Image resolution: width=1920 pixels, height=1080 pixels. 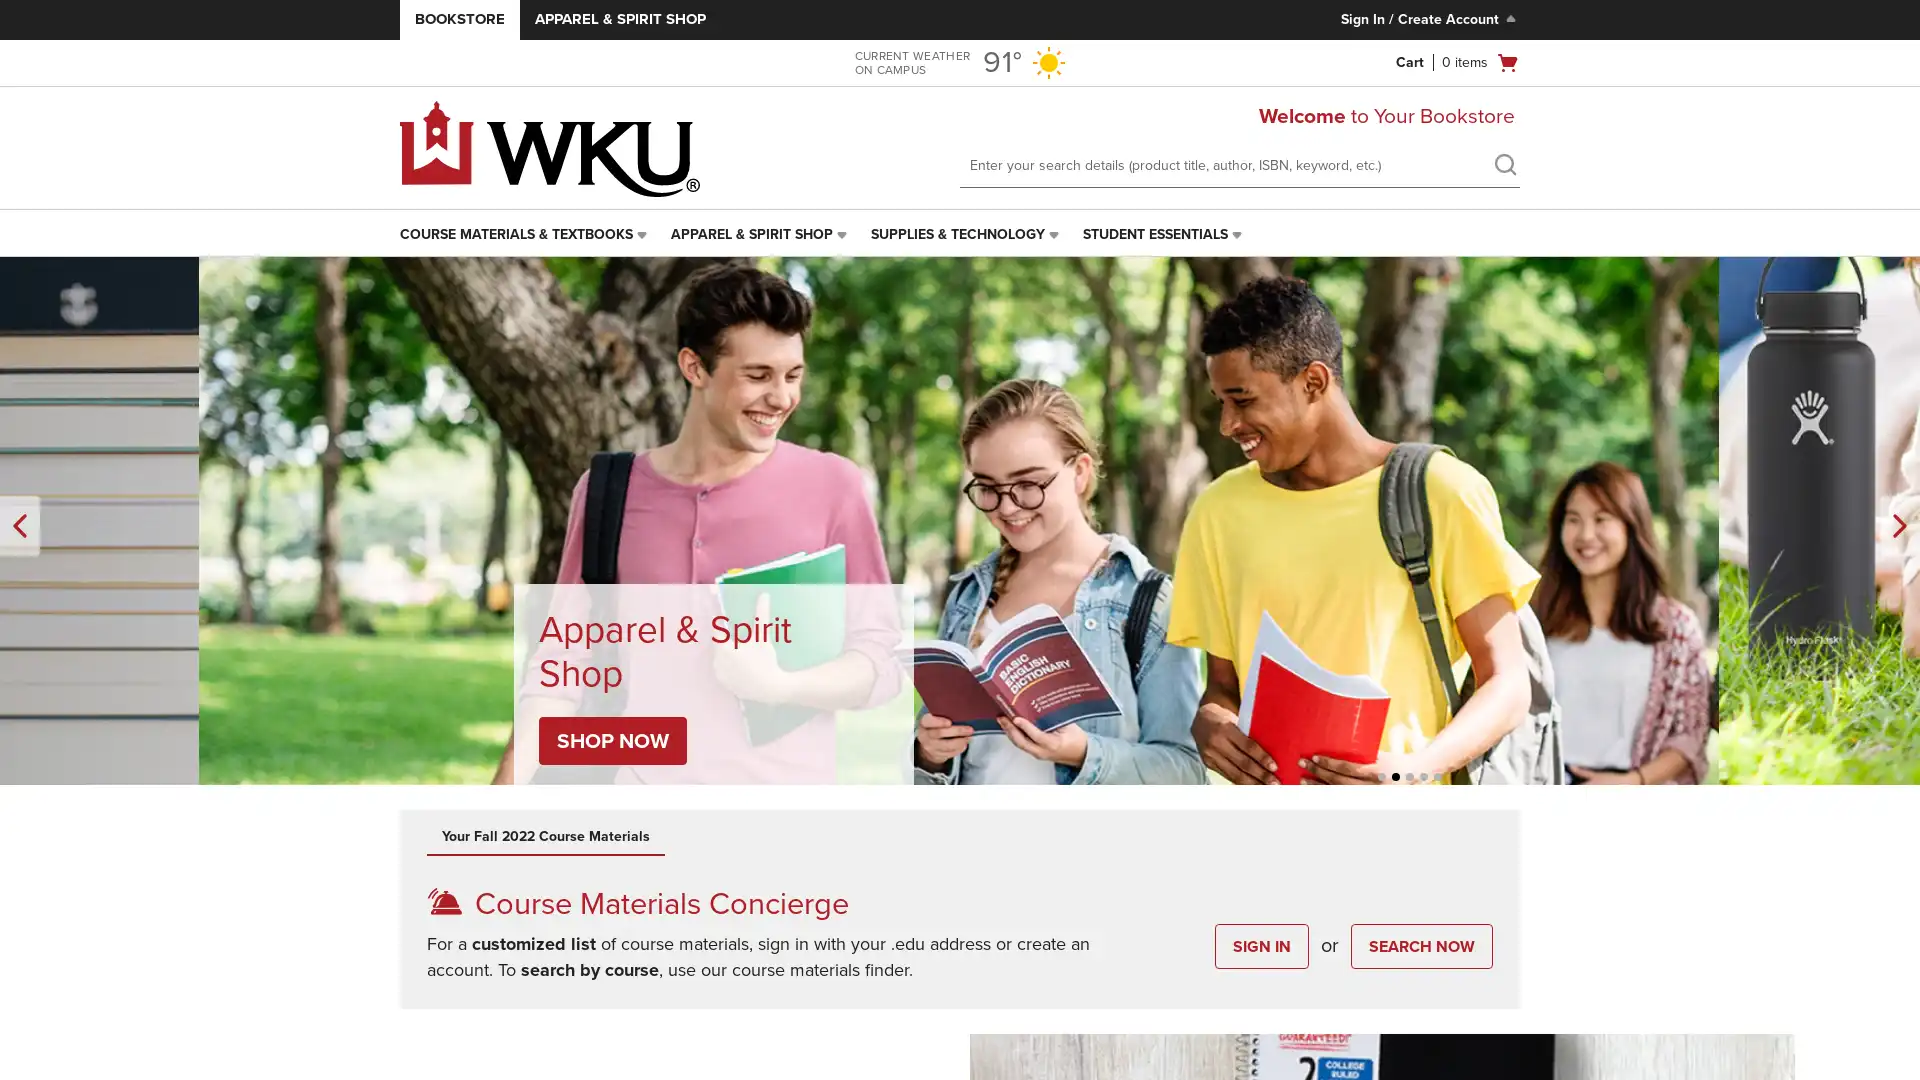 What do you see at coordinates (1409, 775) in the screenshot?
I see `Selected, Slide 3` at bounding box center [1409, 775].